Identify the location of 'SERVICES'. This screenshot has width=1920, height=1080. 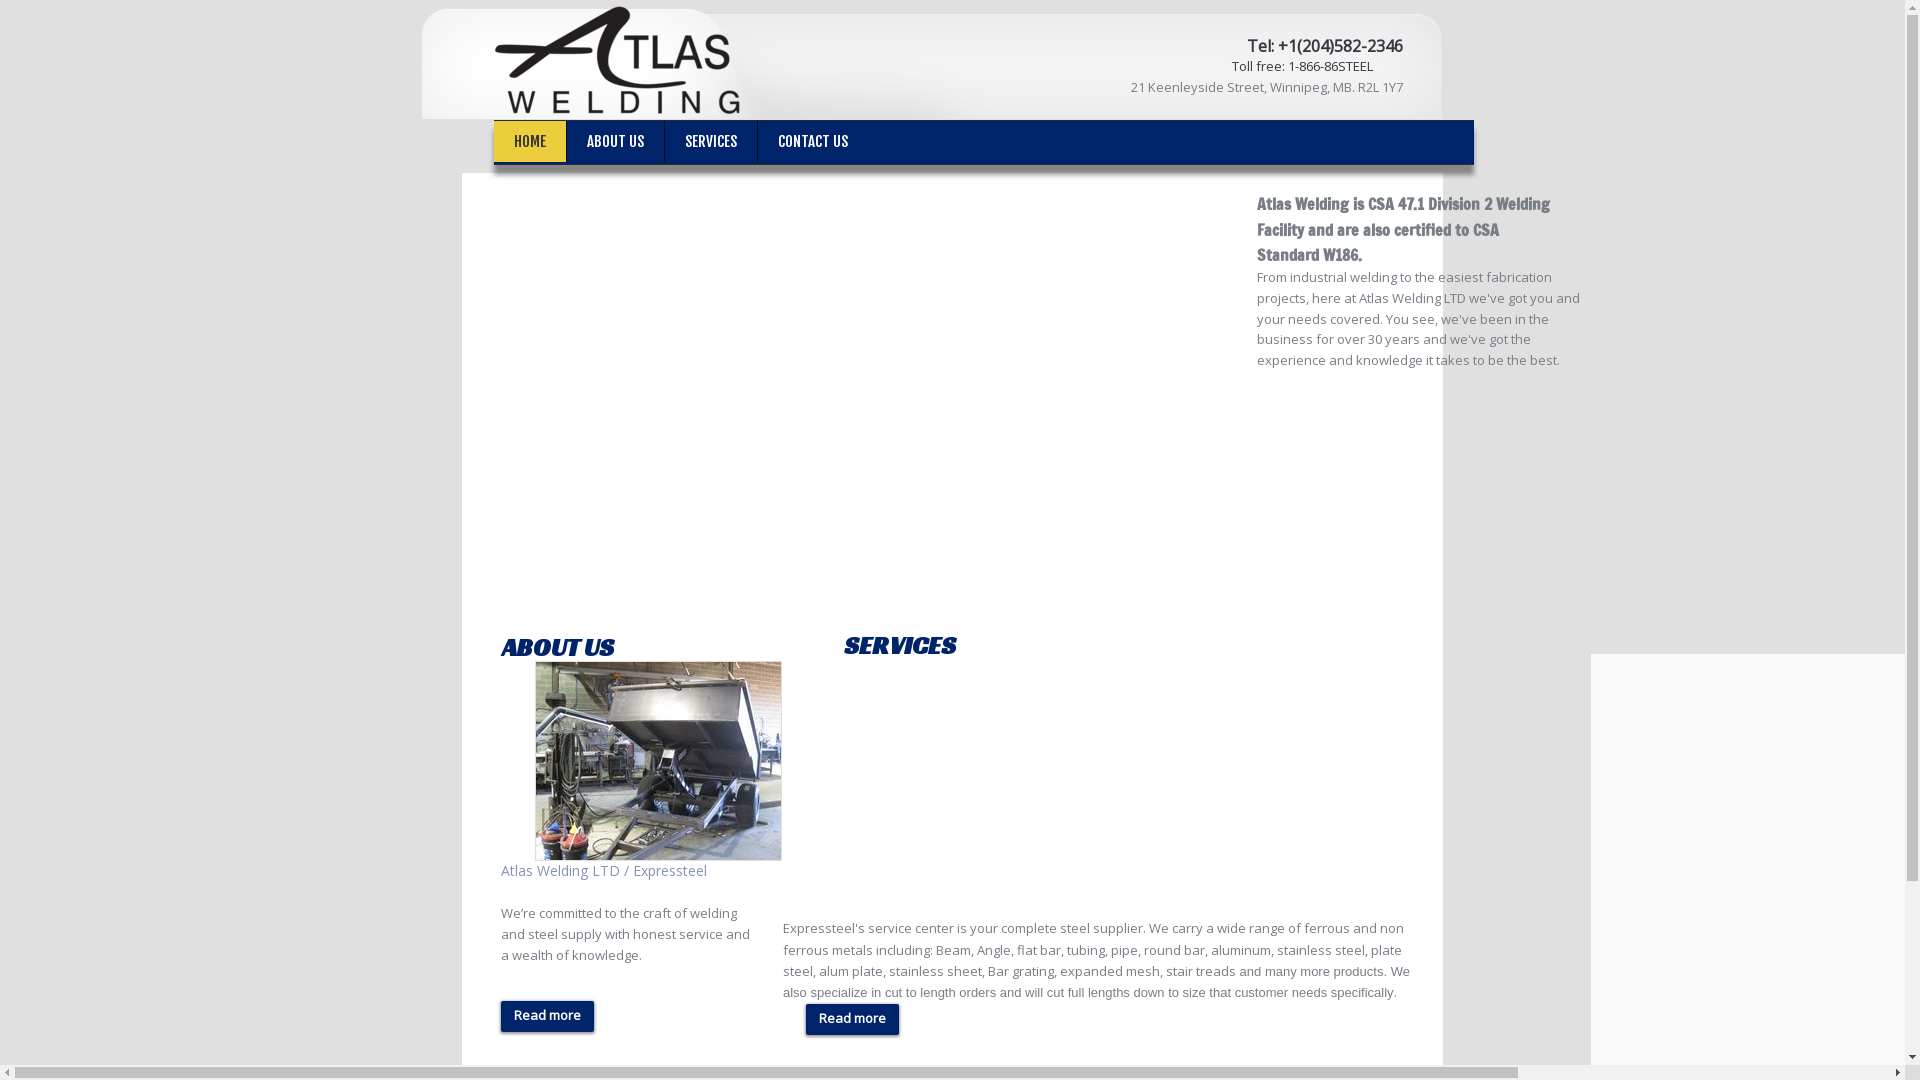
(710, 140).